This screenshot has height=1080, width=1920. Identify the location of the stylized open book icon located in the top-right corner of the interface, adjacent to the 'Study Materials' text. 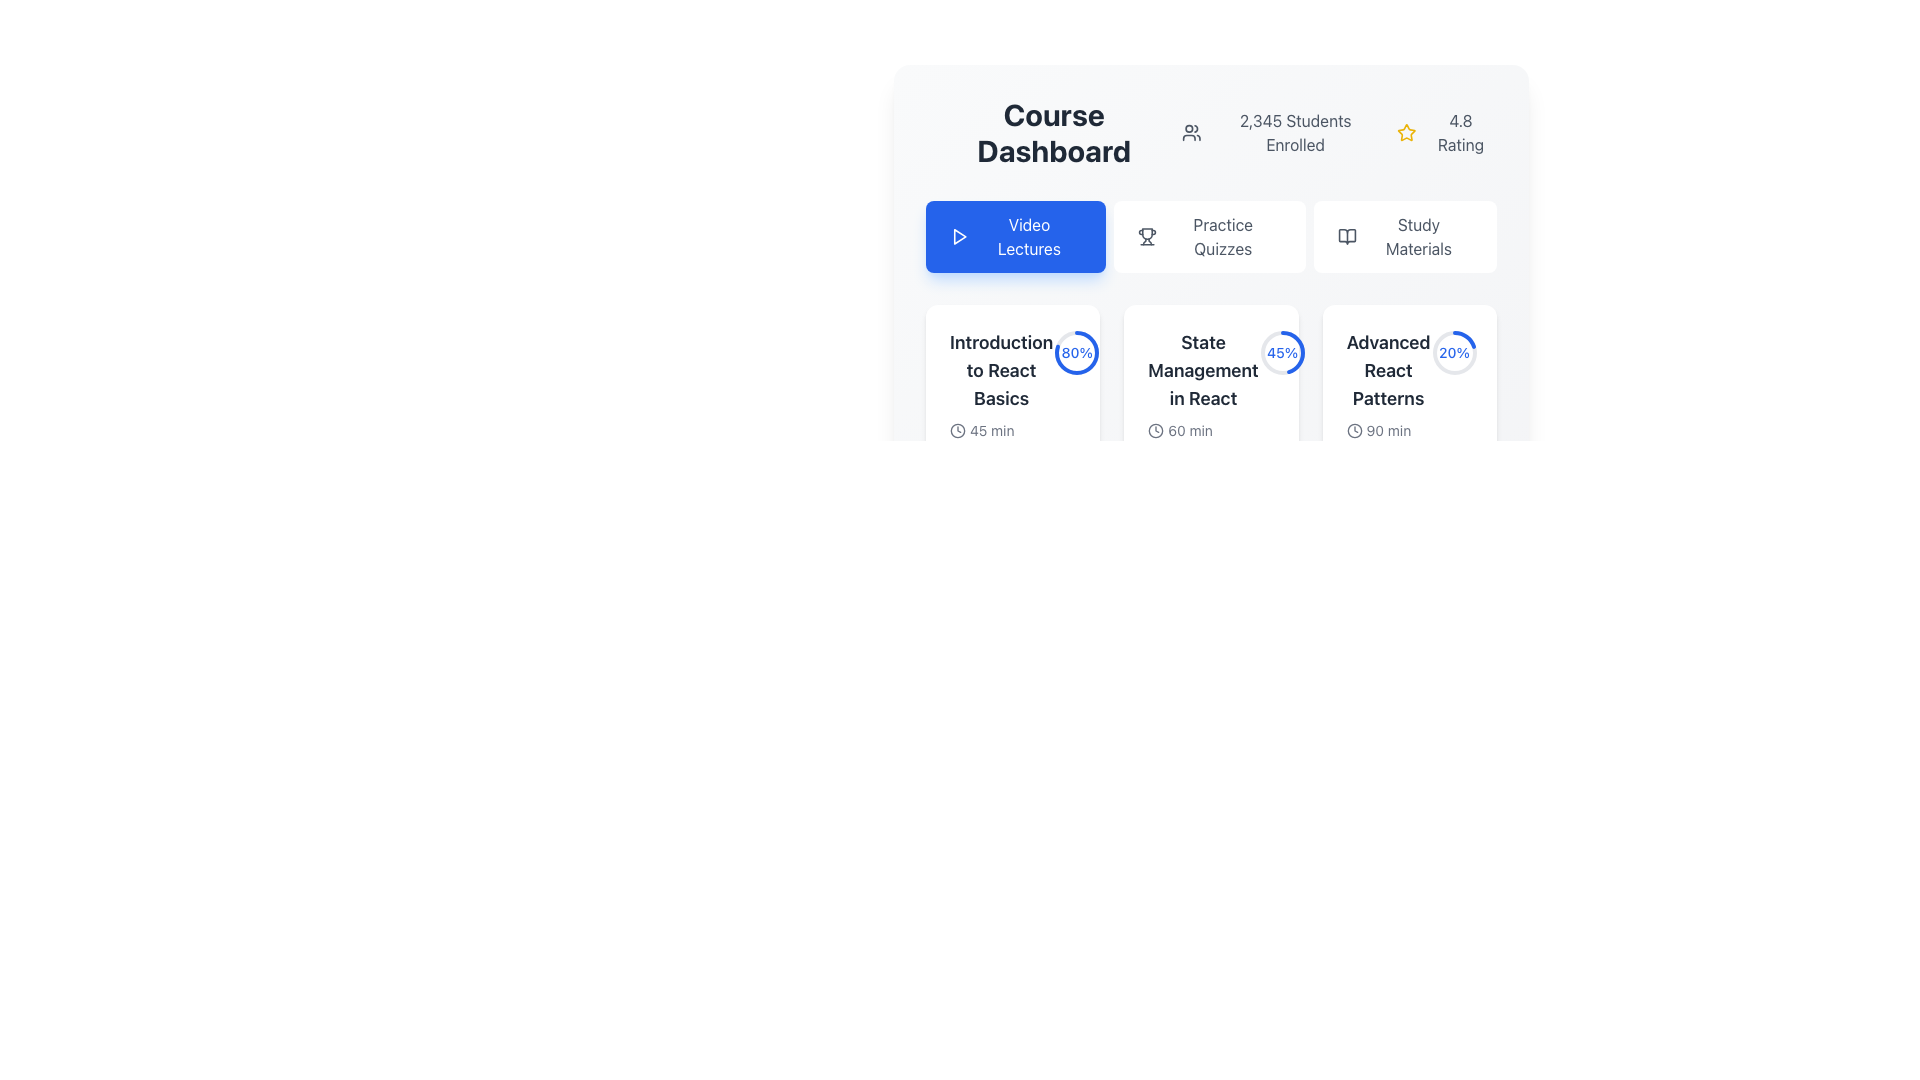
(1347, 235).